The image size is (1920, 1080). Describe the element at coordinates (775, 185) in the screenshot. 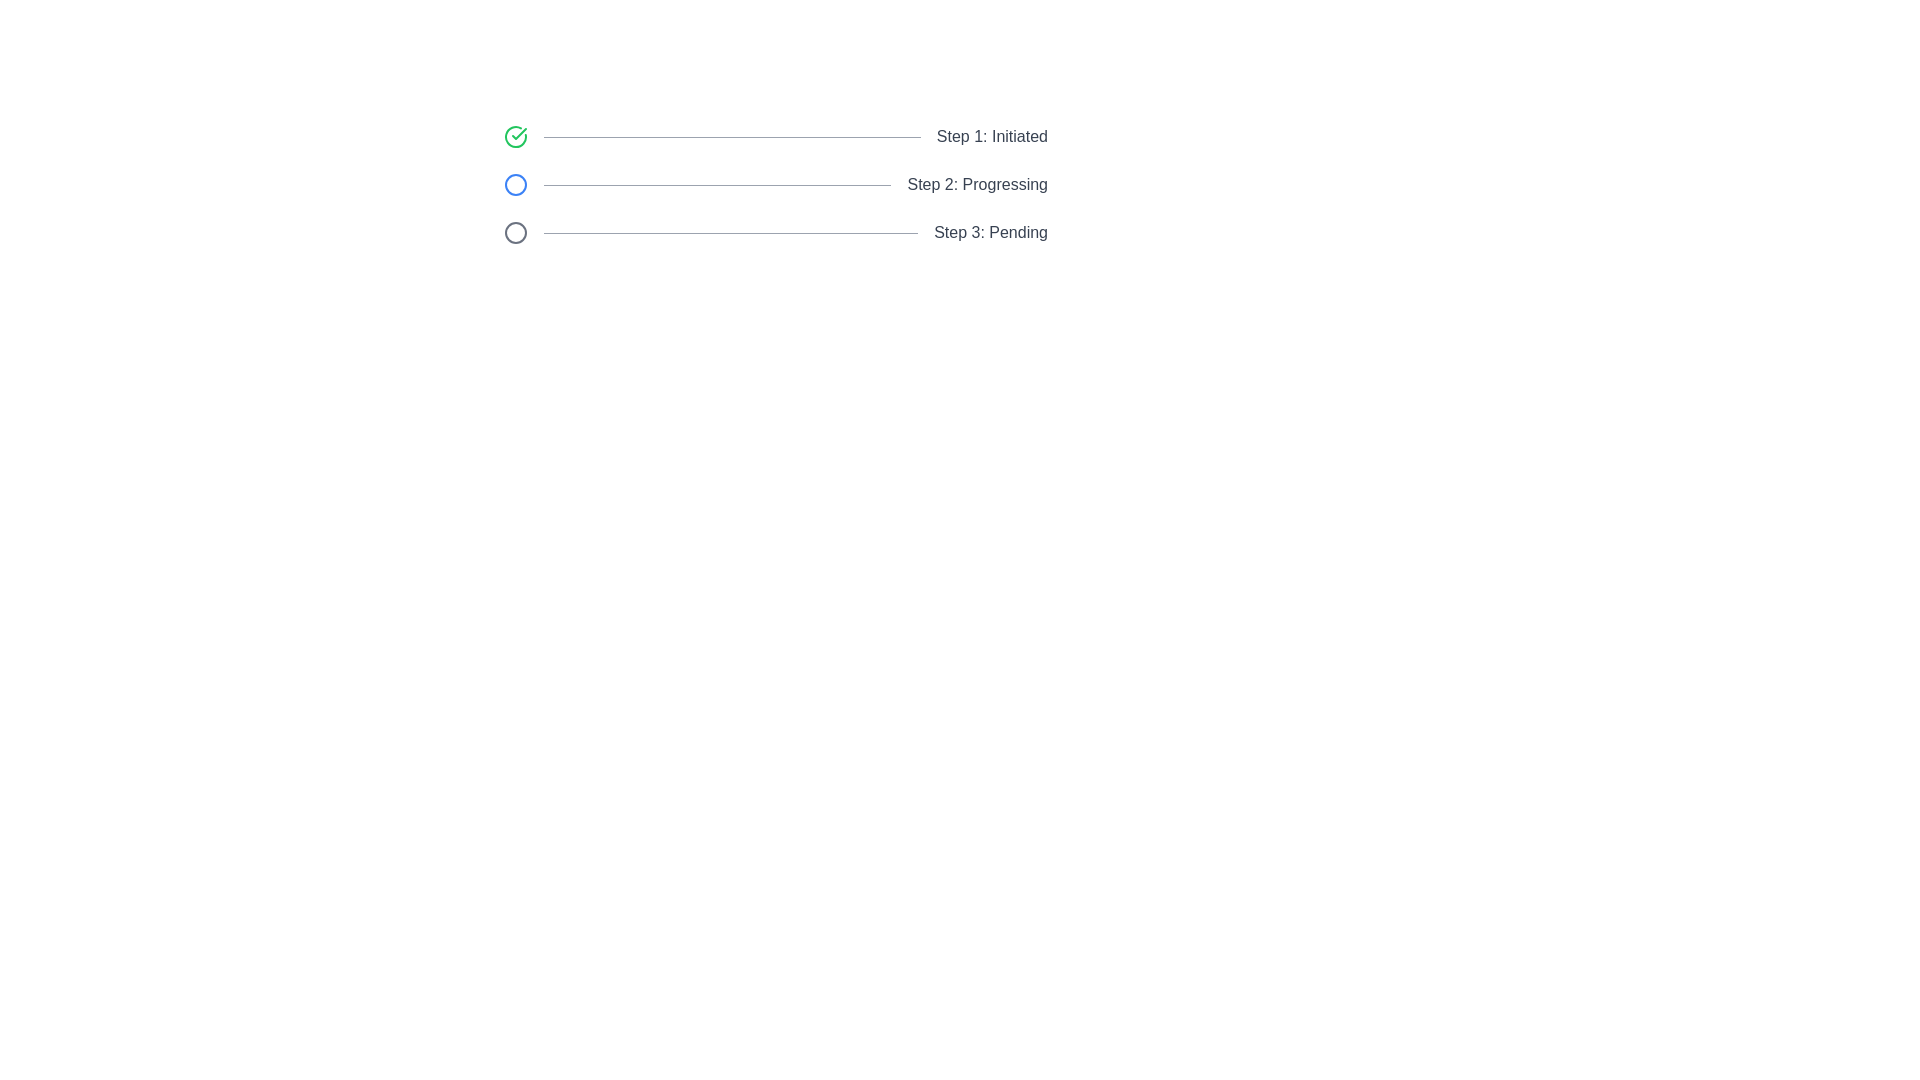

I see `step name from the second step indicator in the vertical step progression UI, which indicates the 'Progressing' status` at that location.